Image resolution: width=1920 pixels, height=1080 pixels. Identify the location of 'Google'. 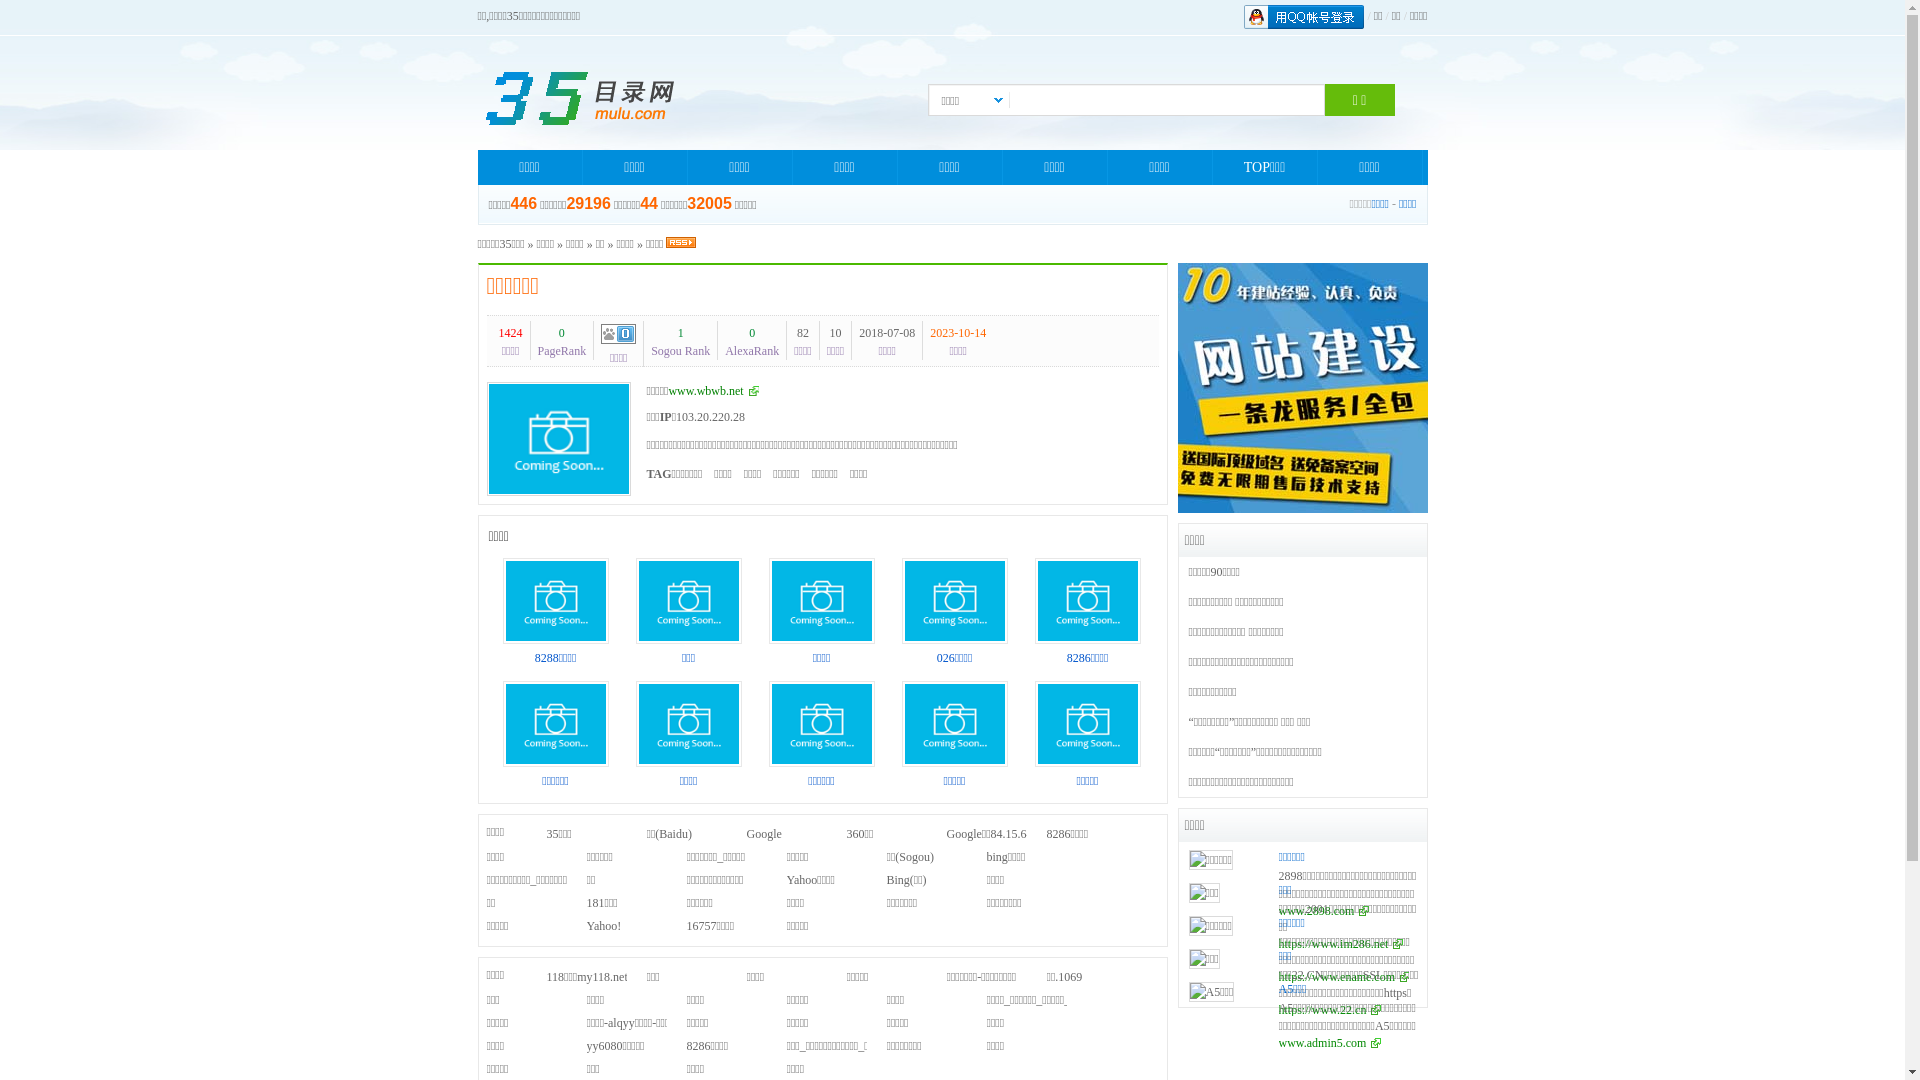
(762, 833).